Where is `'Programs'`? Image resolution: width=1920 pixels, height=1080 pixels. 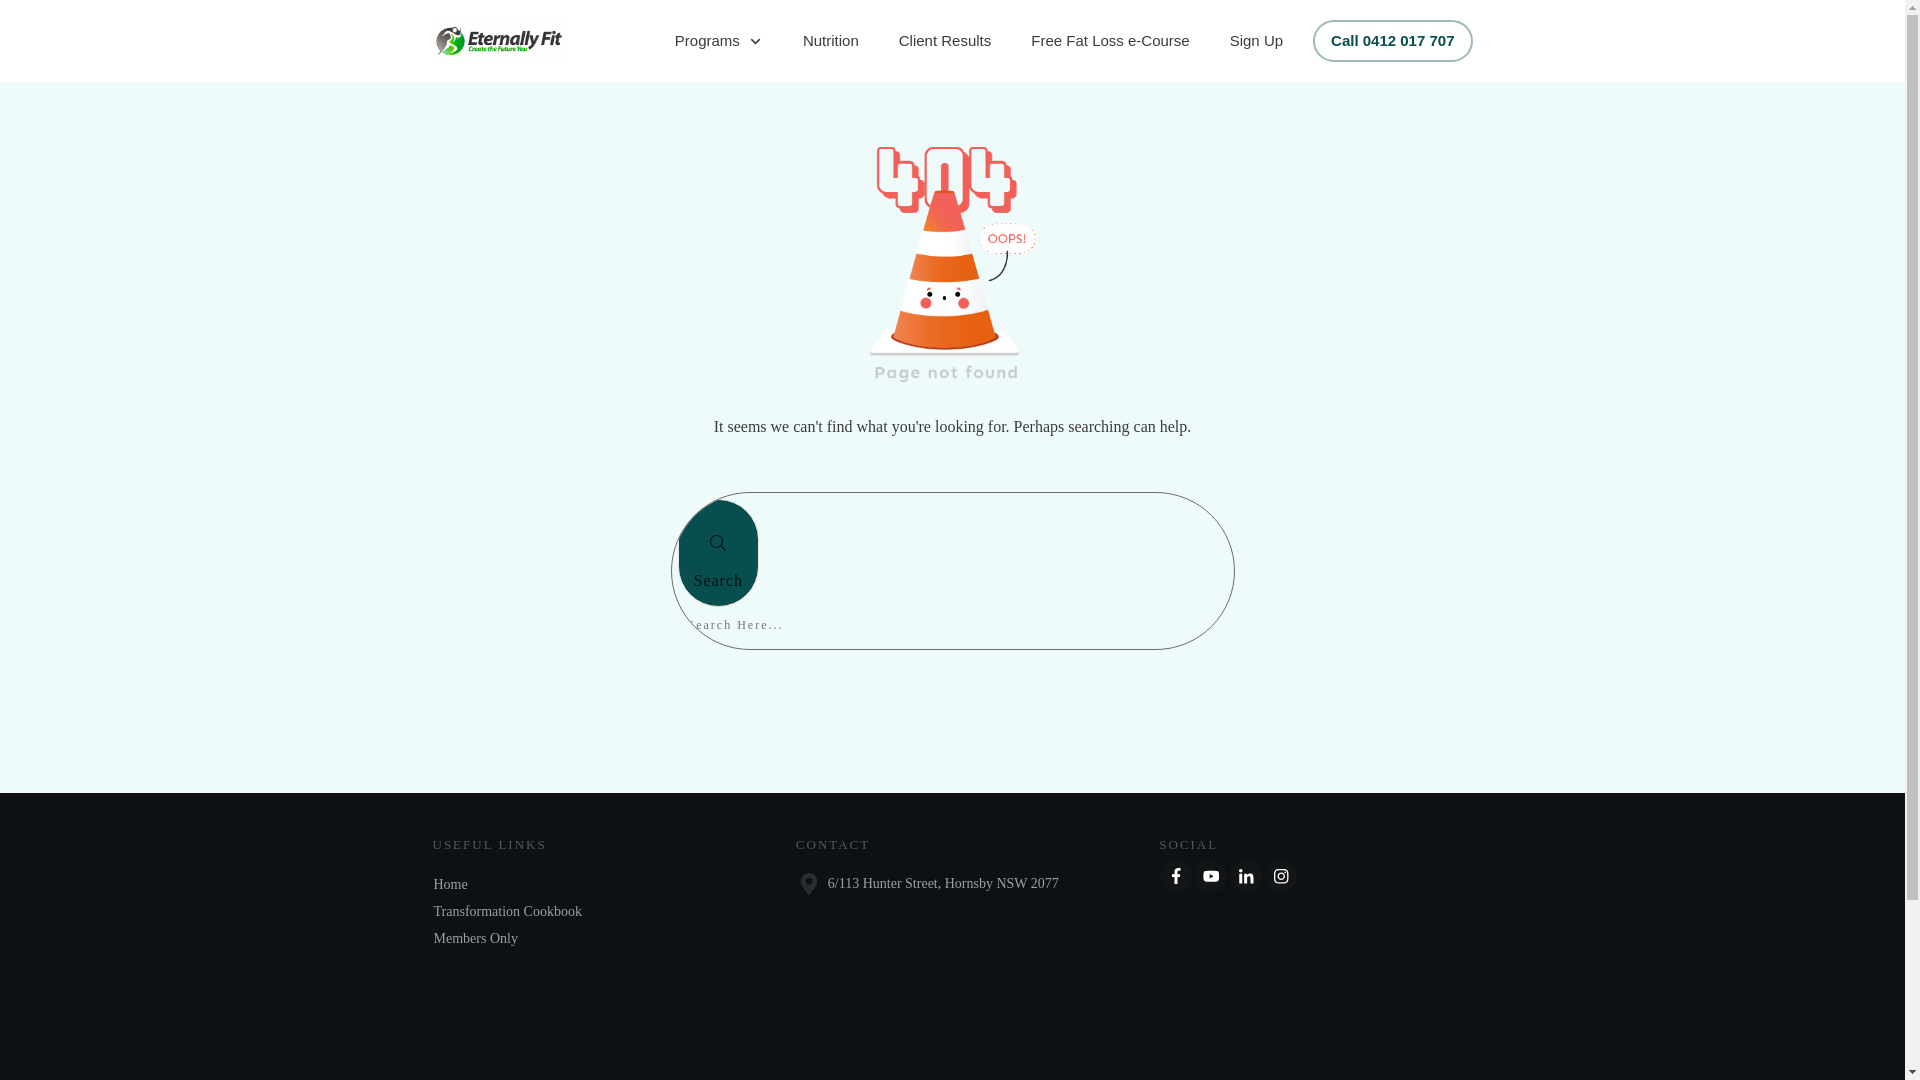 'Programs' is located at coordinates (719, 41).